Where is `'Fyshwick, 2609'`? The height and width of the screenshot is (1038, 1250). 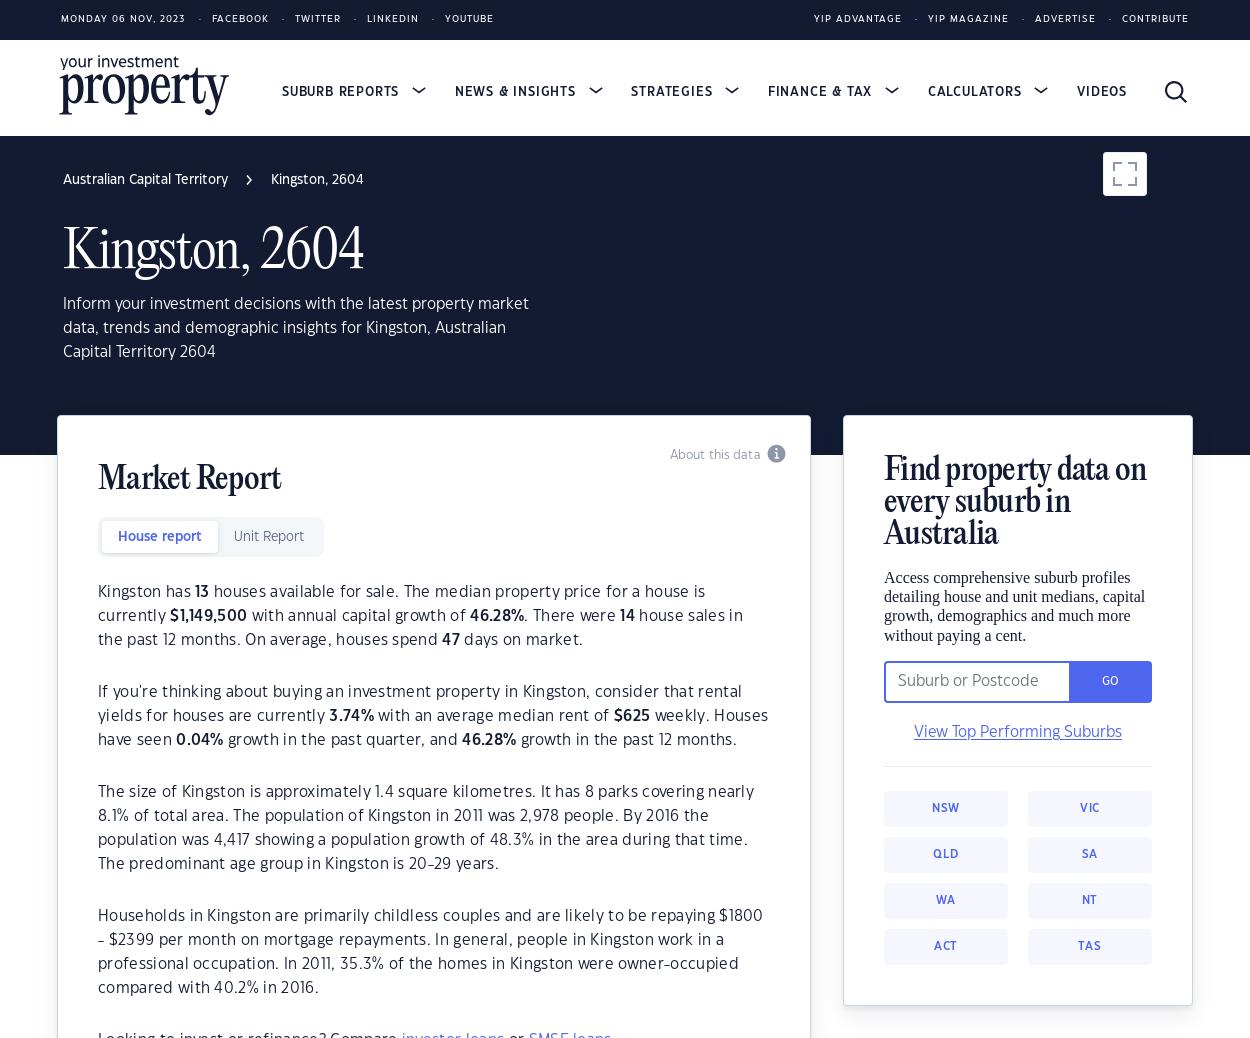 'Fyshwick, 2609' is located at coordinates (126, 441).